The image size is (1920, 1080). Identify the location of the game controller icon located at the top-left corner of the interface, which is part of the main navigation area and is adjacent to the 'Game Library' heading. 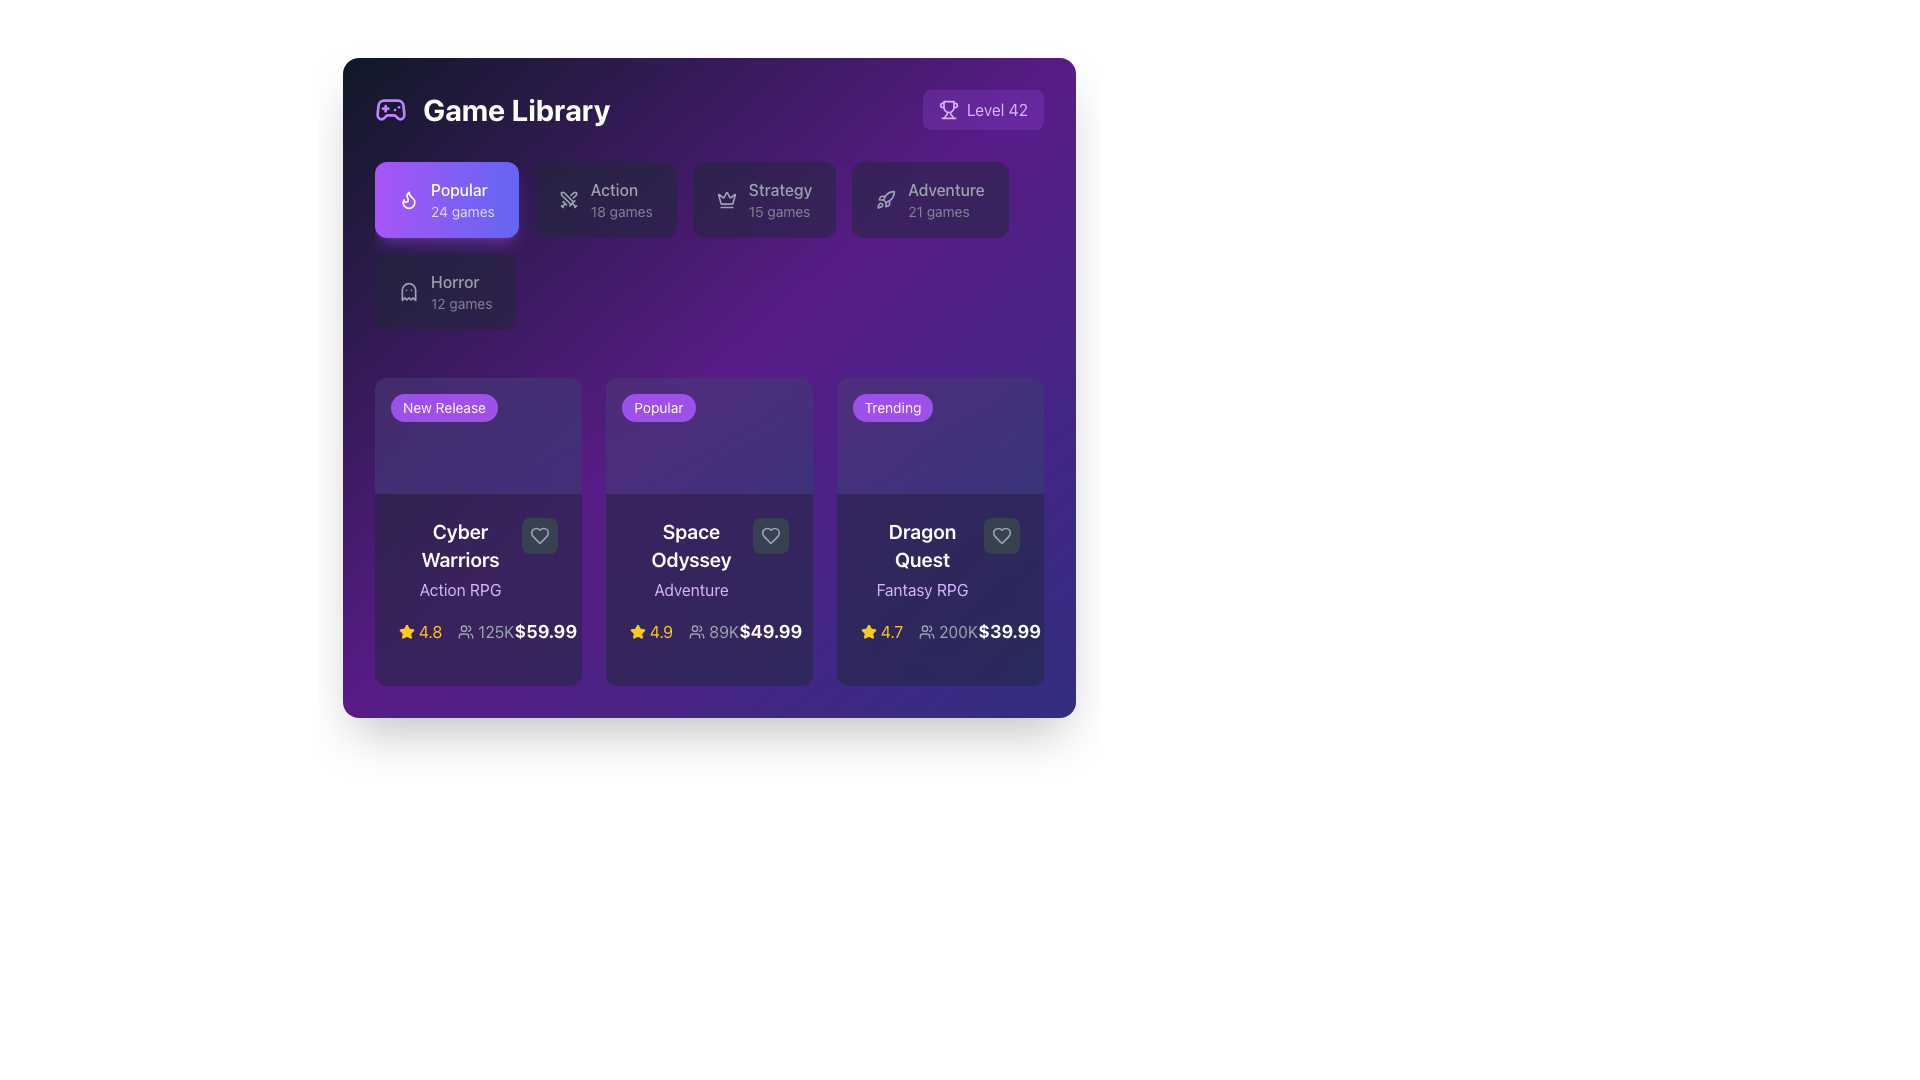
(390, 110).